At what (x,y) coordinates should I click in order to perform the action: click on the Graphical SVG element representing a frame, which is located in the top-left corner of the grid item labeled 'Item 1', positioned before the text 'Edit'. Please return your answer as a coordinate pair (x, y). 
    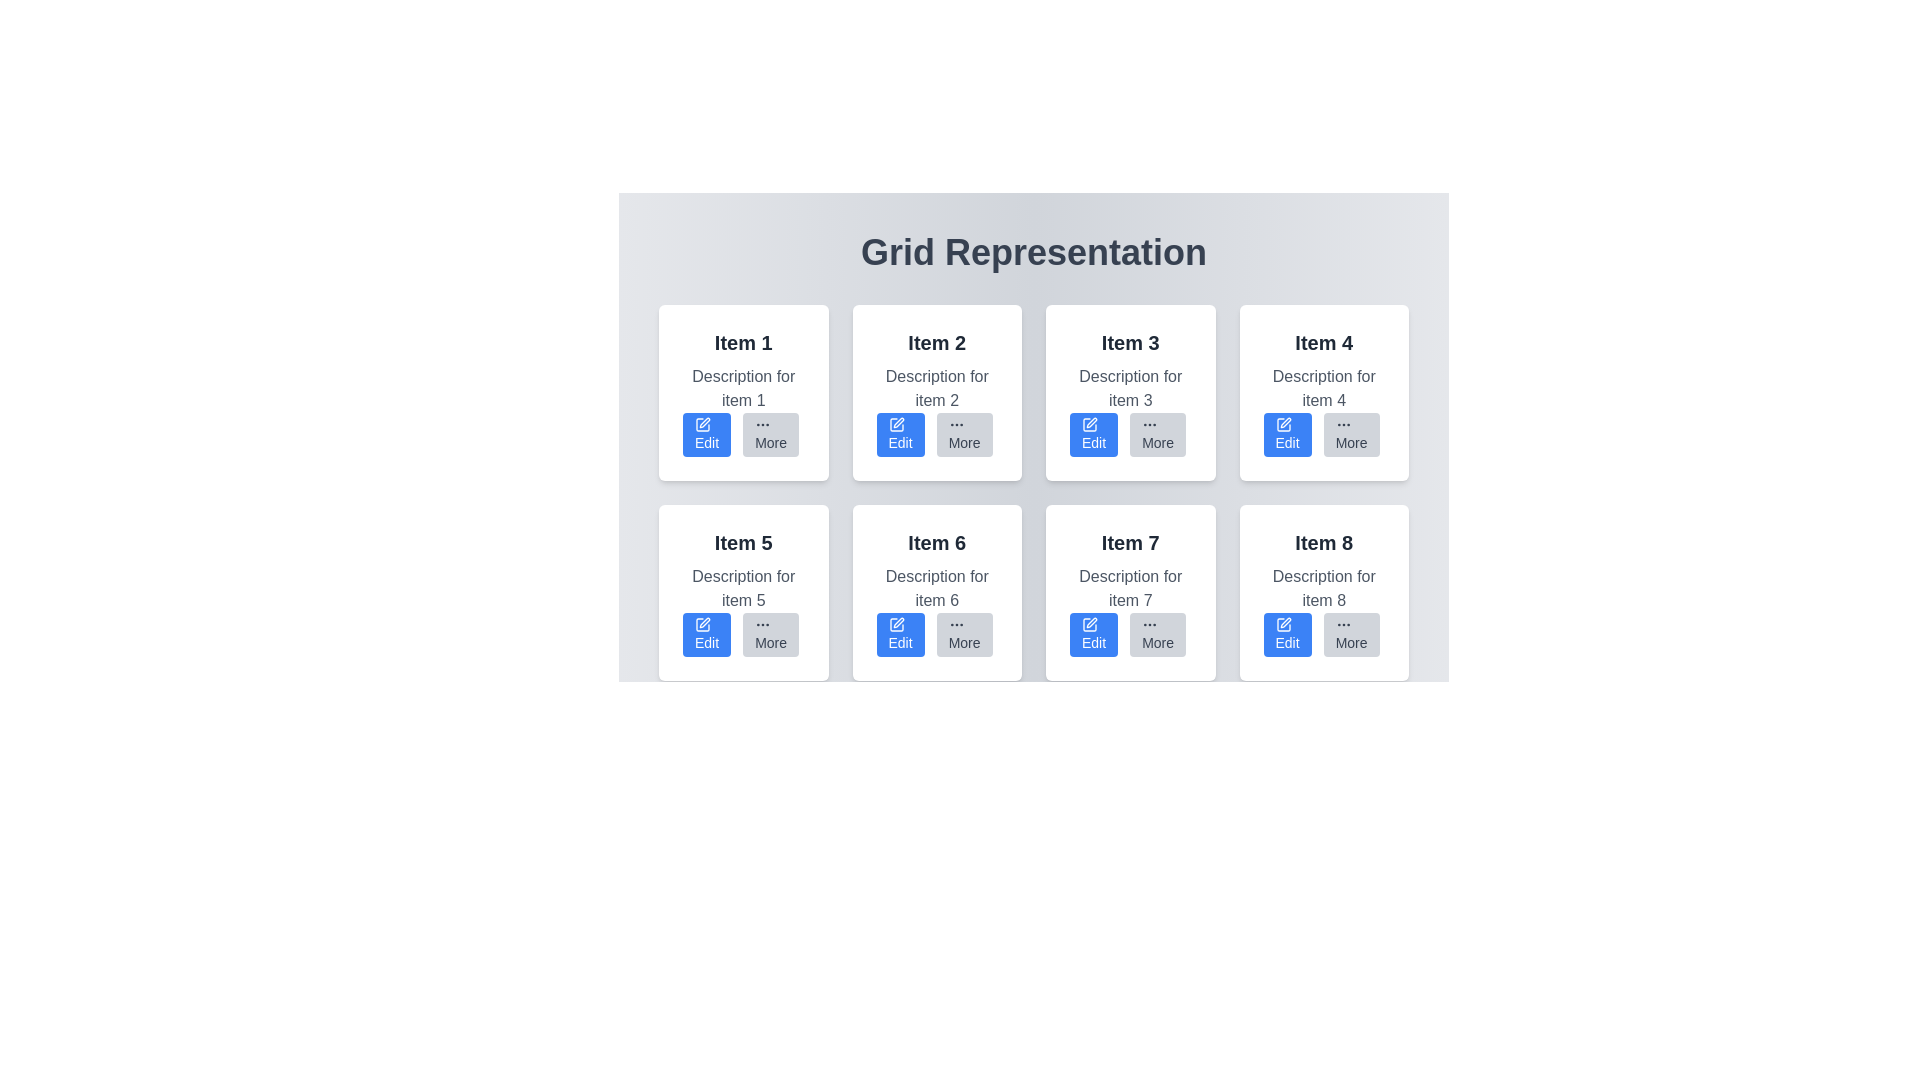
    Looking at the image, I should click on (702, 423).